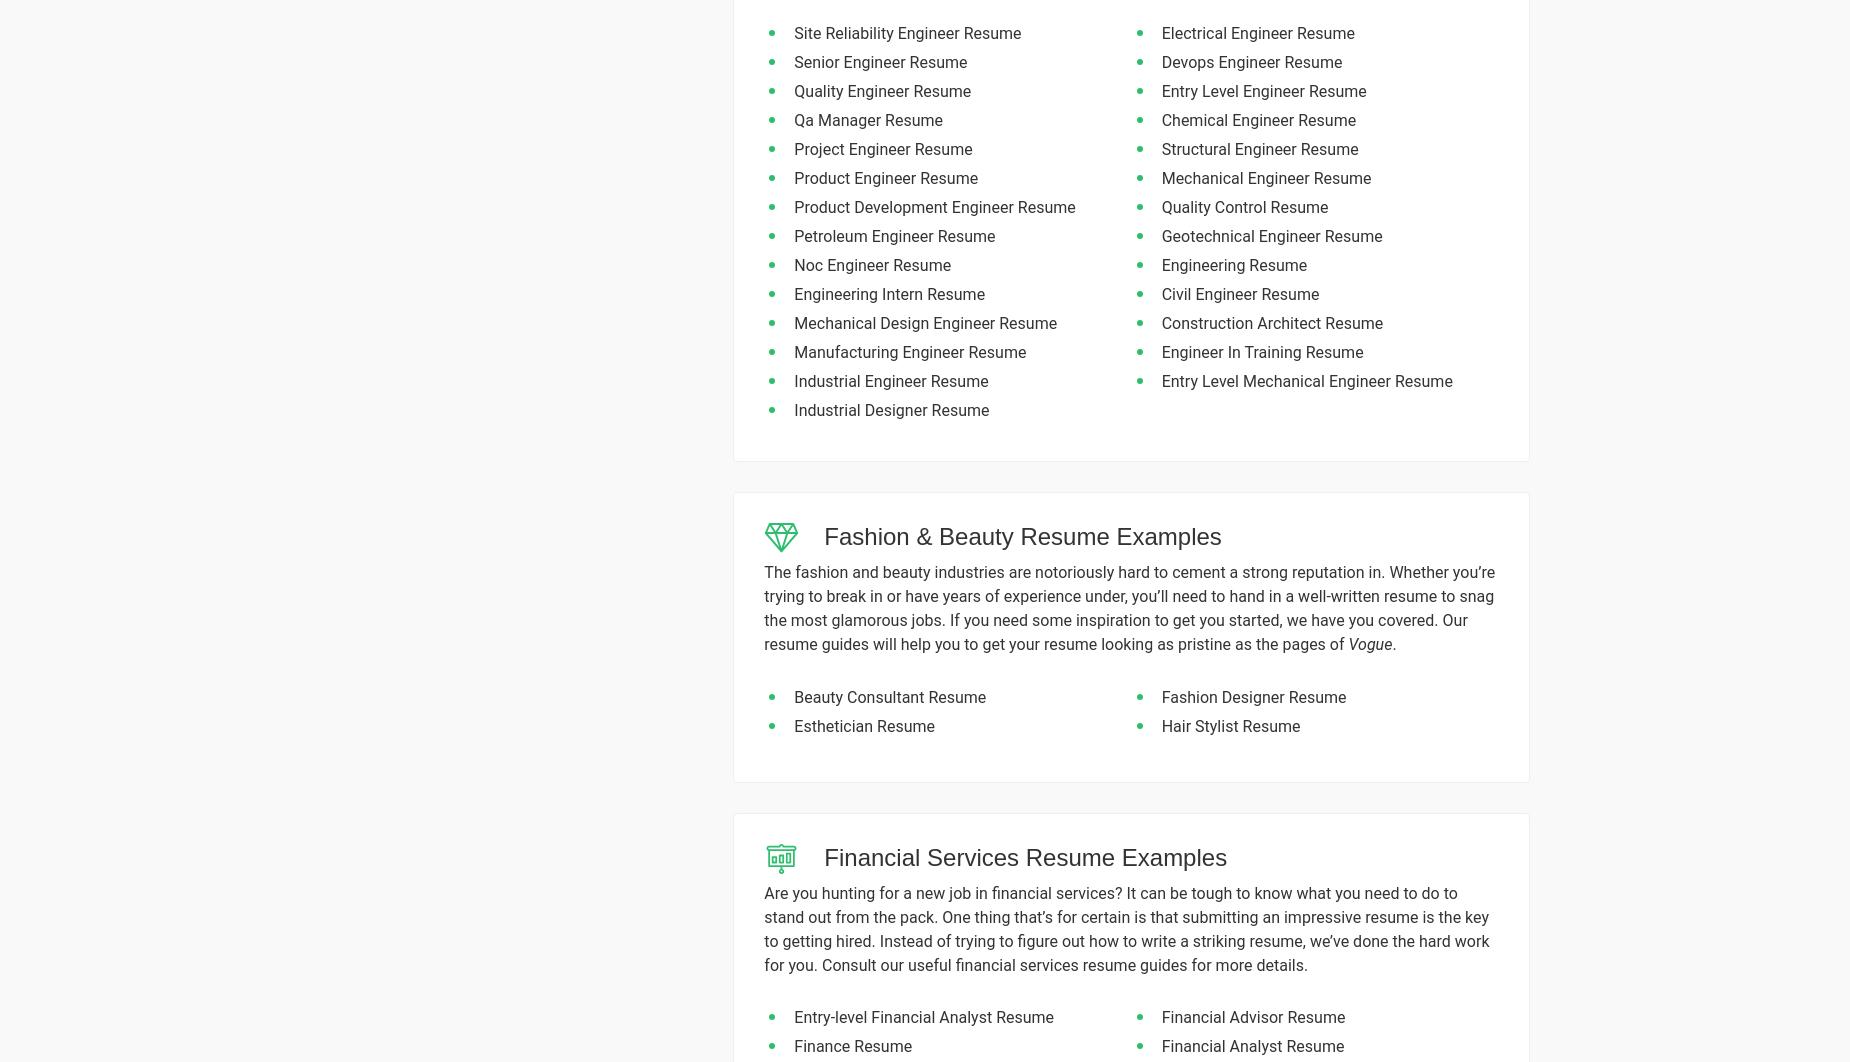 Image resolution: width=1850 pixels, height=1062 pixels. I want to click on 'Product Development Engineer Resume', so click(933, 206).